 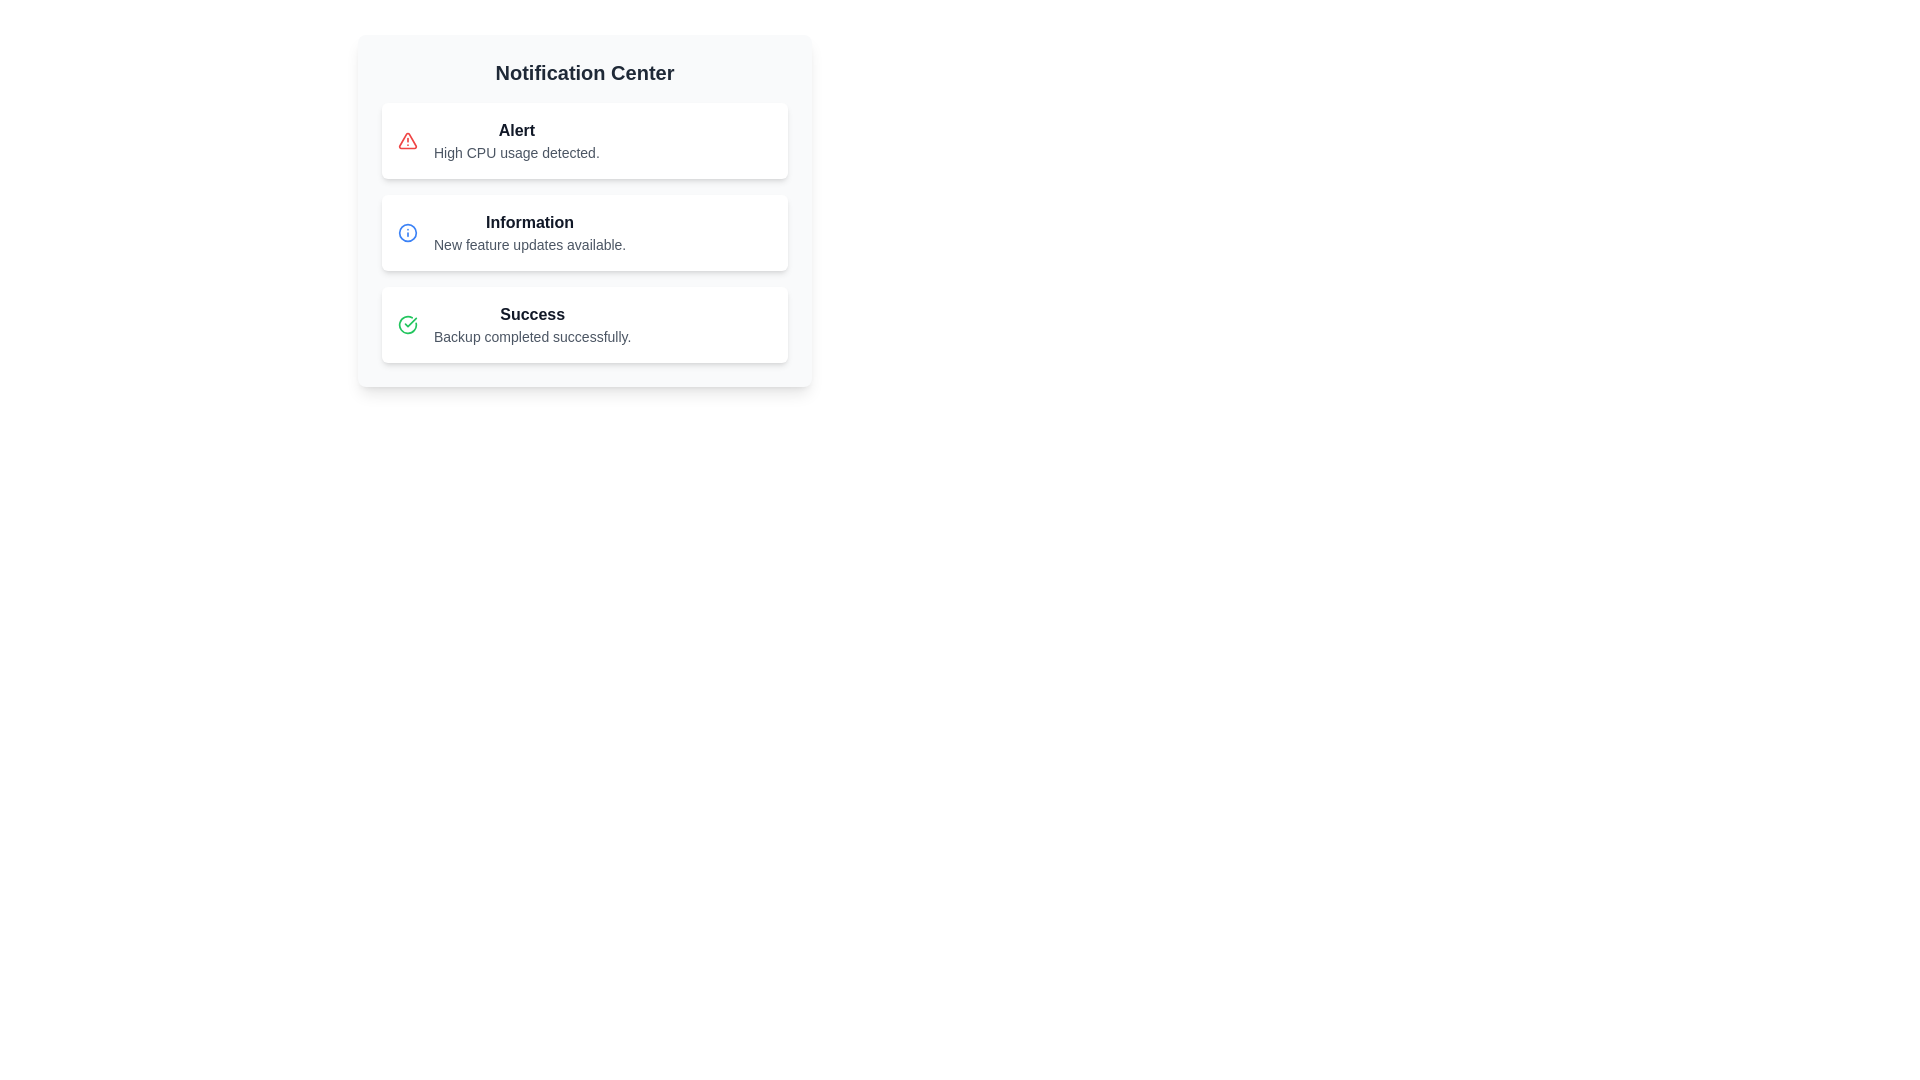 What do you see at coordinates (530, 231) in the screenshot?
I see `the second notification item in the Notification Center UI block, which displays important information about new feature updates` at bounding box center [530, 231].